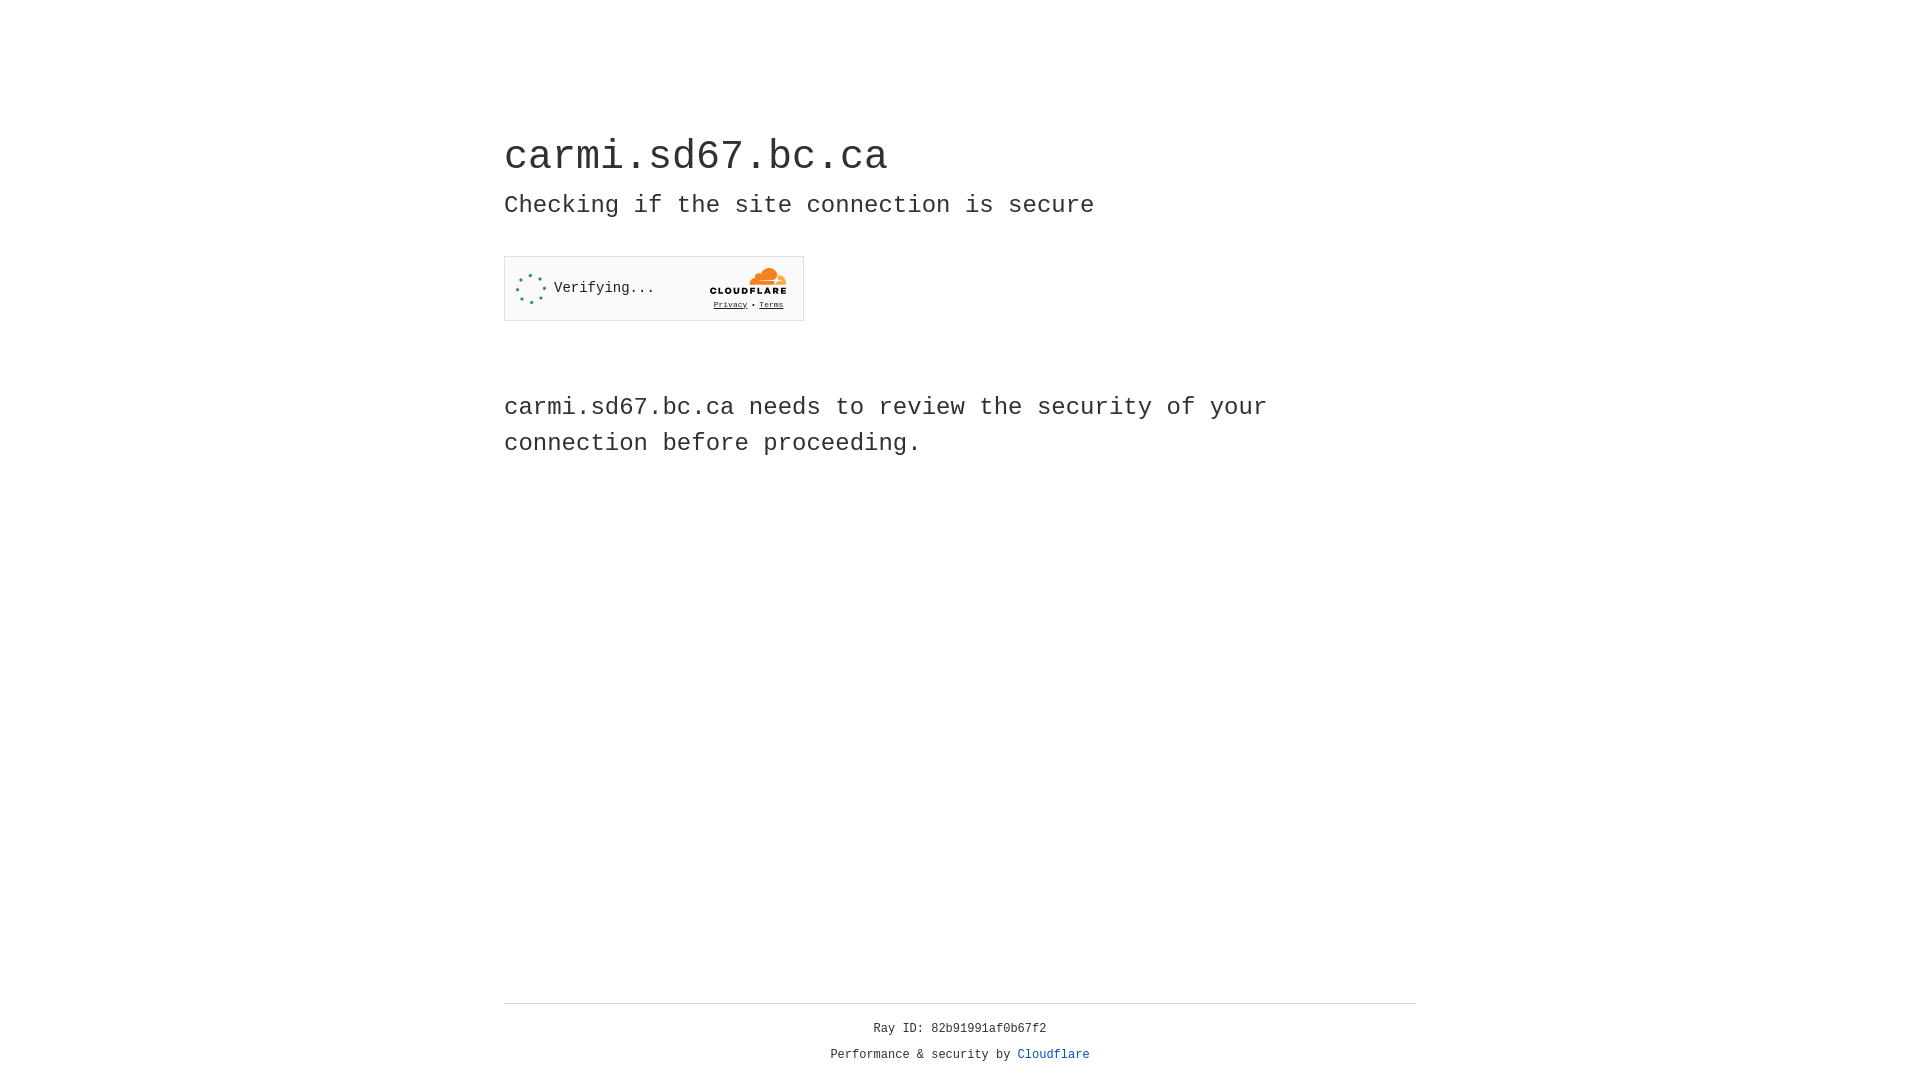 The image size is (1920, 1080). I want to click on 'Widget containing a Cloudflare security challenge', so click(653, 288).